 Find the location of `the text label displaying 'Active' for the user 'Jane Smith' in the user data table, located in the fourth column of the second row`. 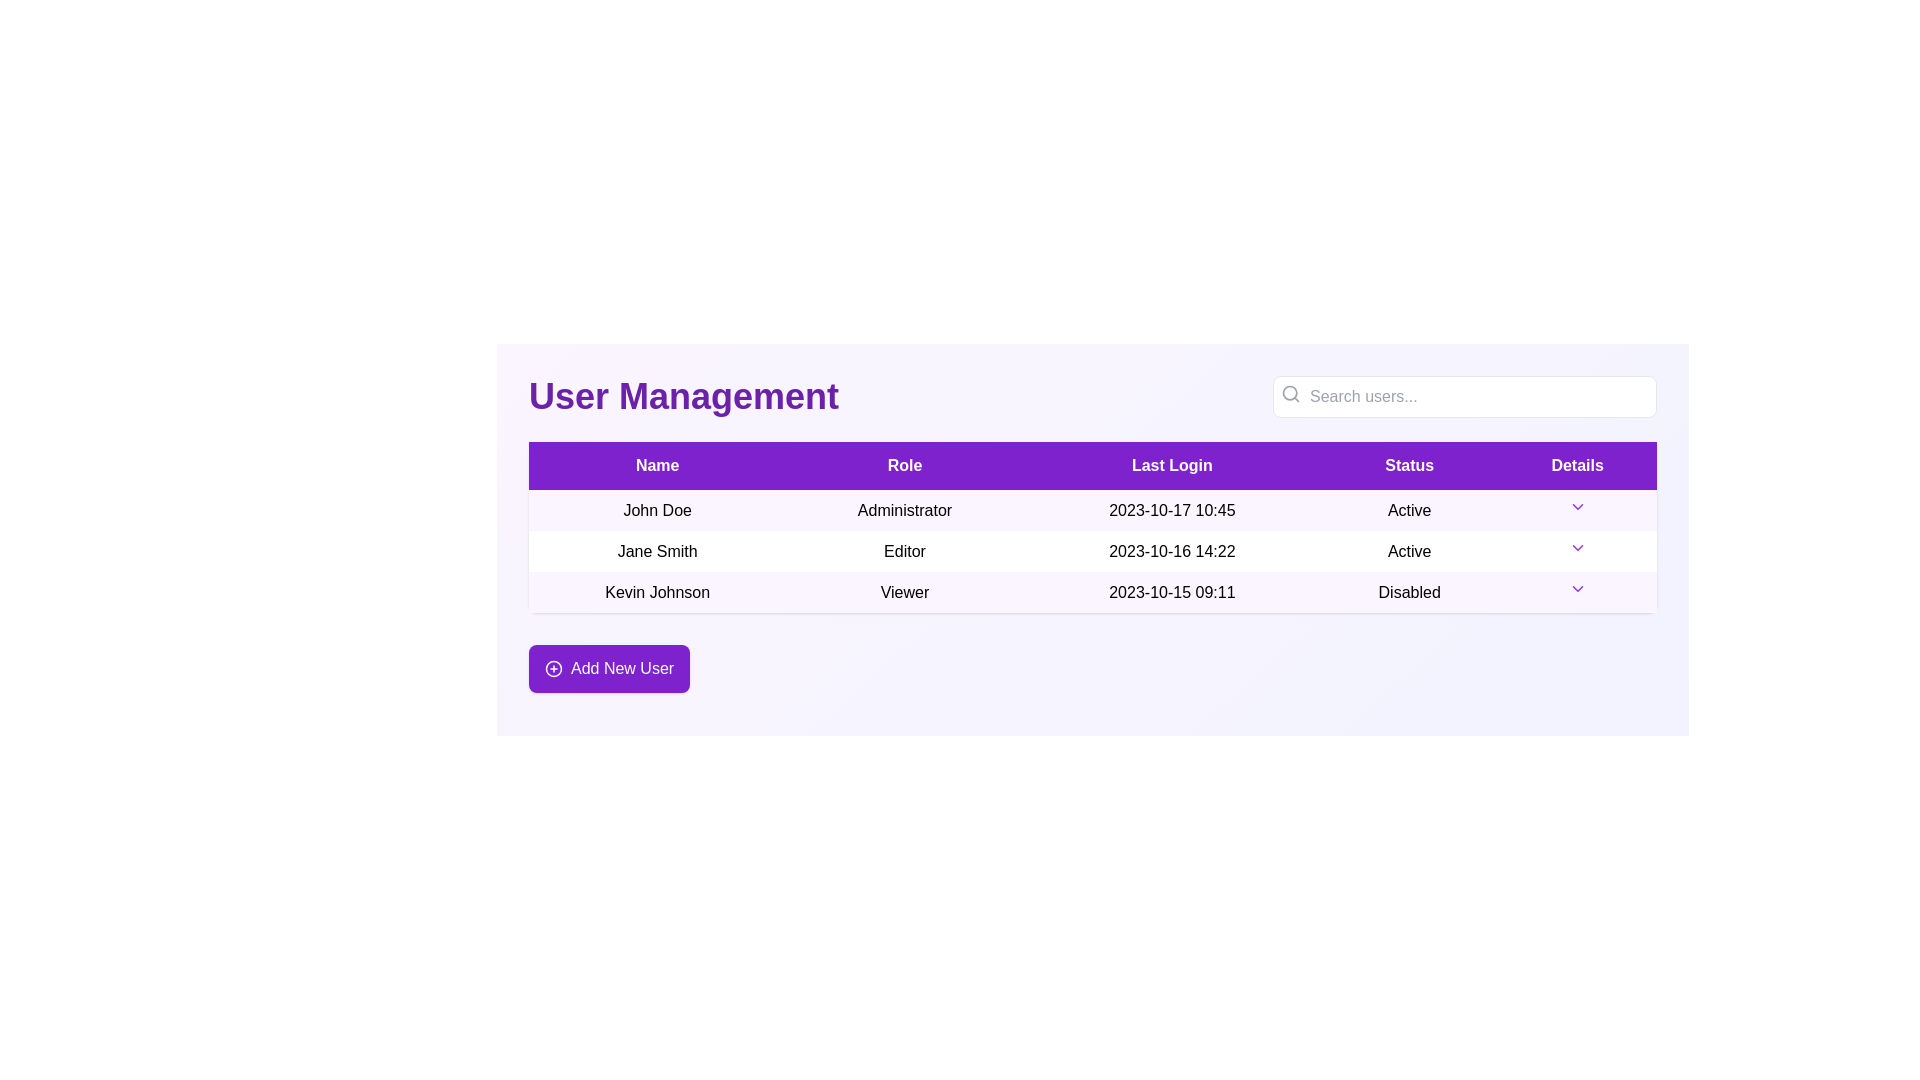

the text label displaying 'Active' for the user 'Jane Smith' in the user data table, located in the fourth column of the second row is located at coordinates (1408, 551).